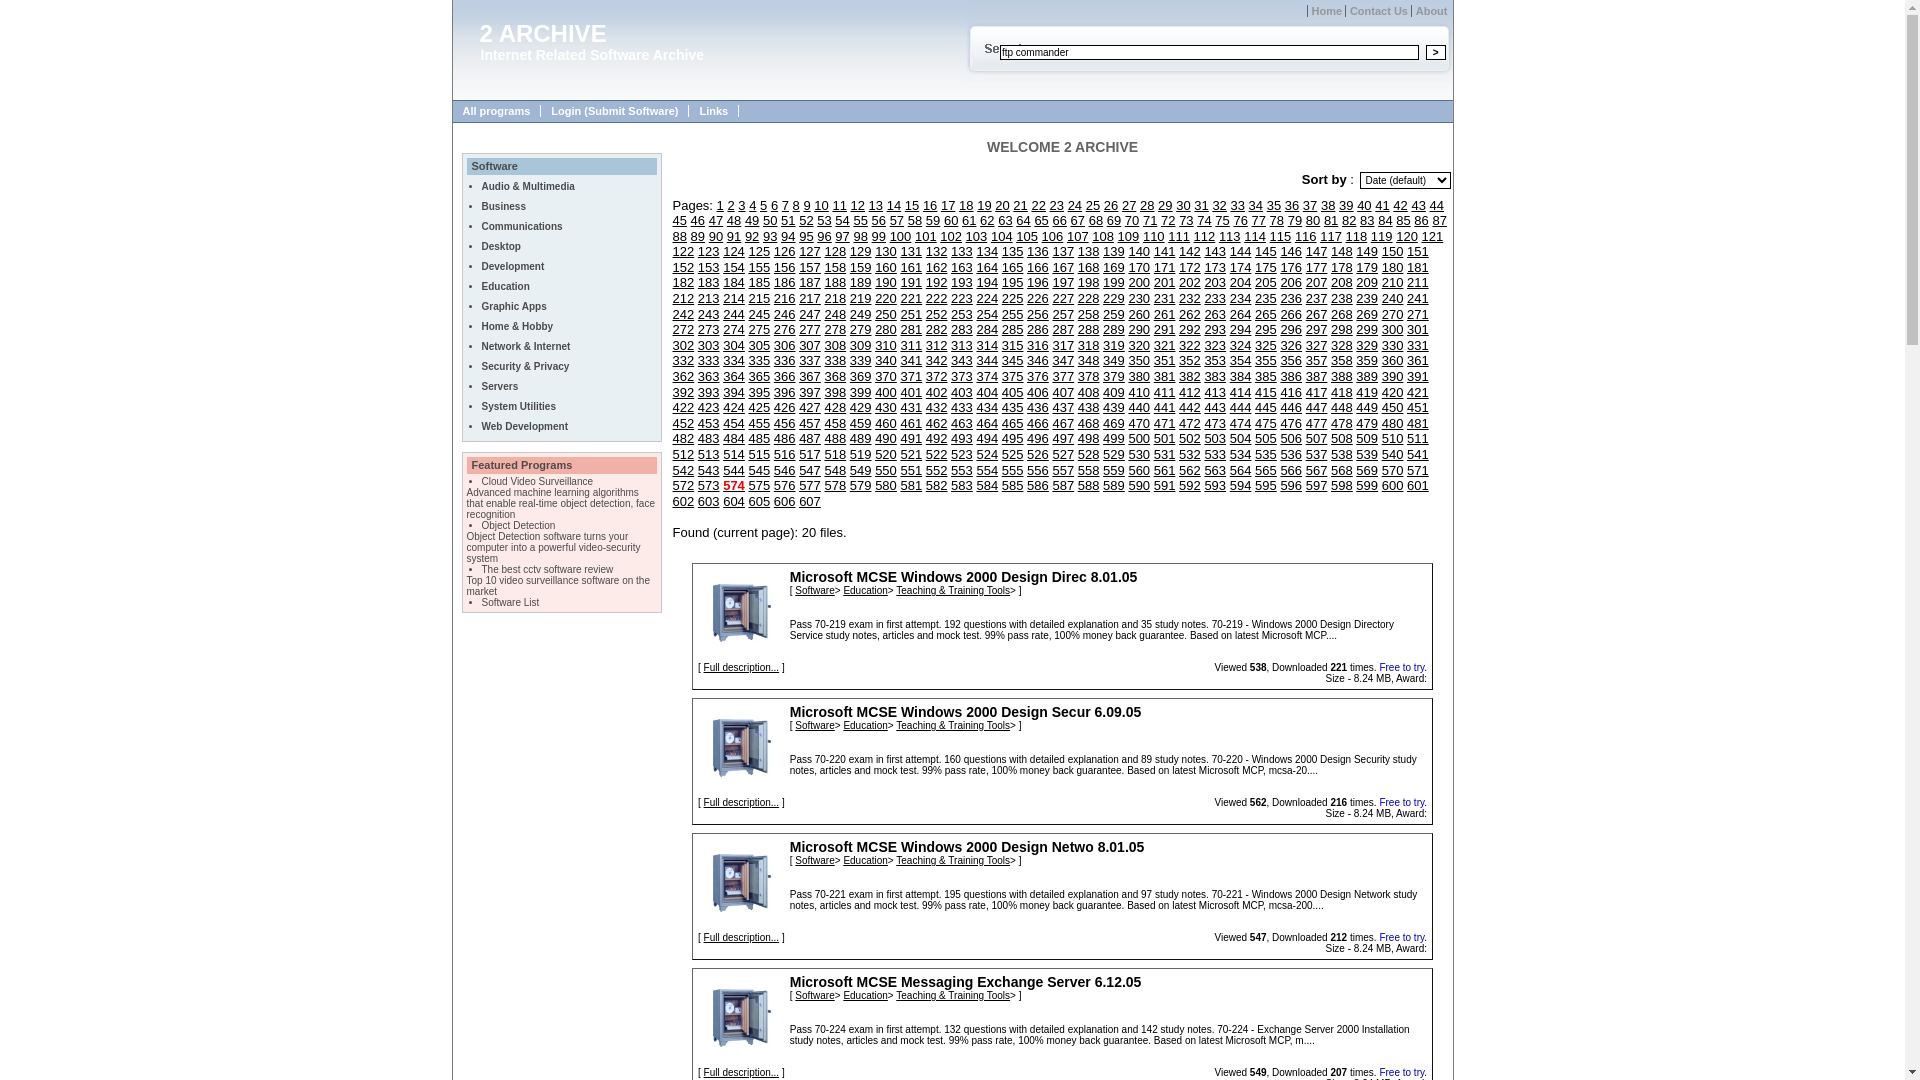  I want to click on '227', so click(1061, 298).